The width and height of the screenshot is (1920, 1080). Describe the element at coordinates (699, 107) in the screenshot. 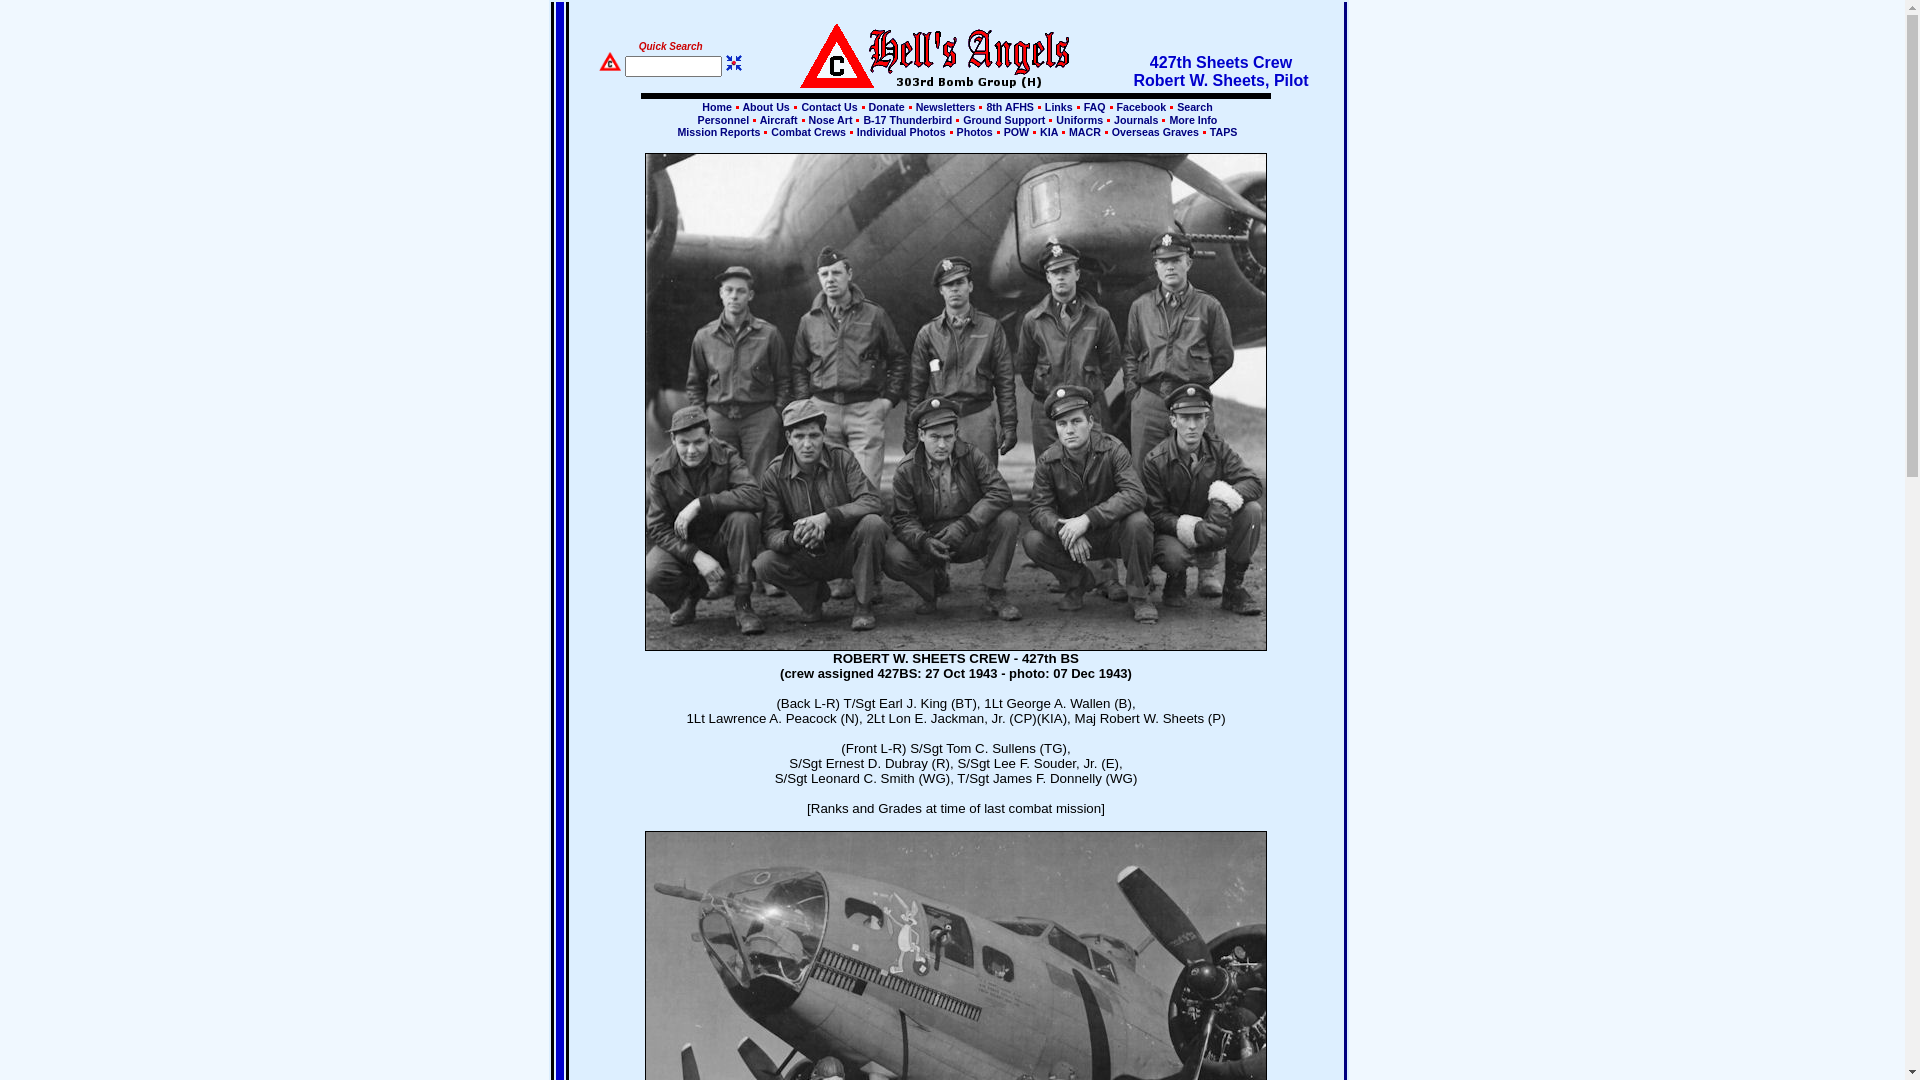

I see `' Home'` at that location.